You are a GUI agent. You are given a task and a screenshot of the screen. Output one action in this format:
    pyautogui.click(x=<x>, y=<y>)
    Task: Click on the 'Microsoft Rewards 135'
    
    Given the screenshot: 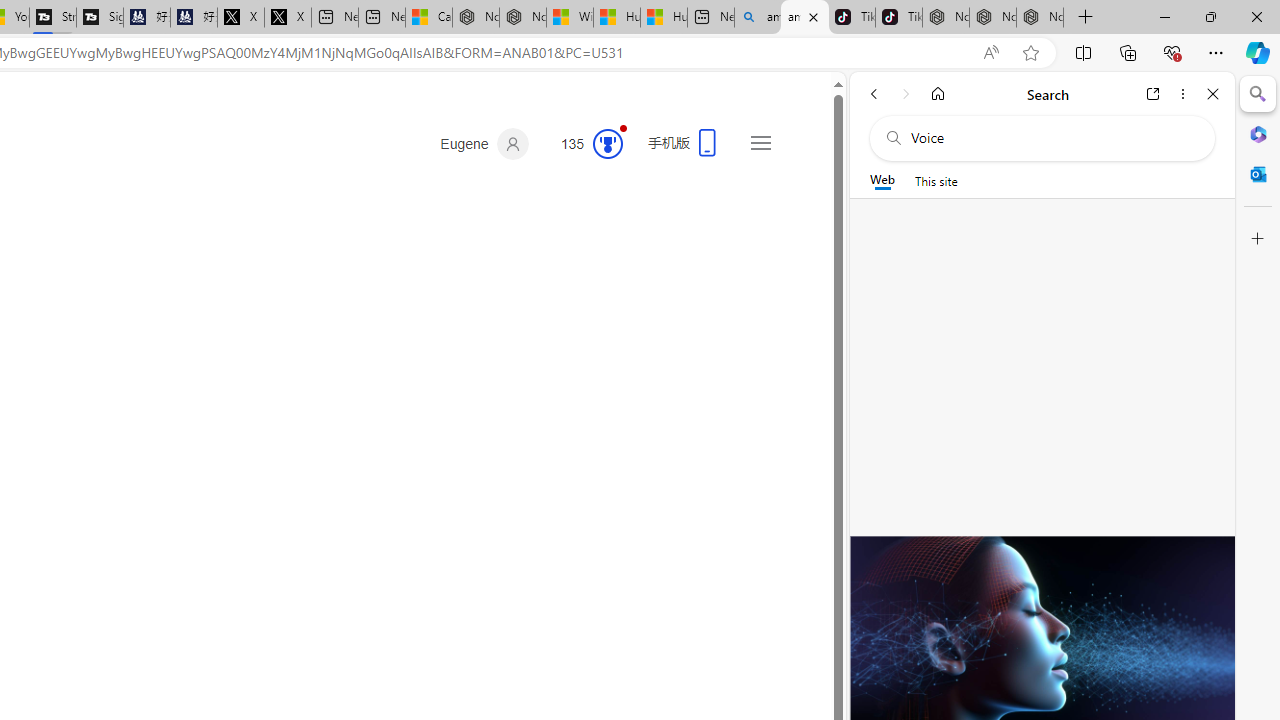 What is the action you would take?
    pyautogui.click(x=583, y=143)
    